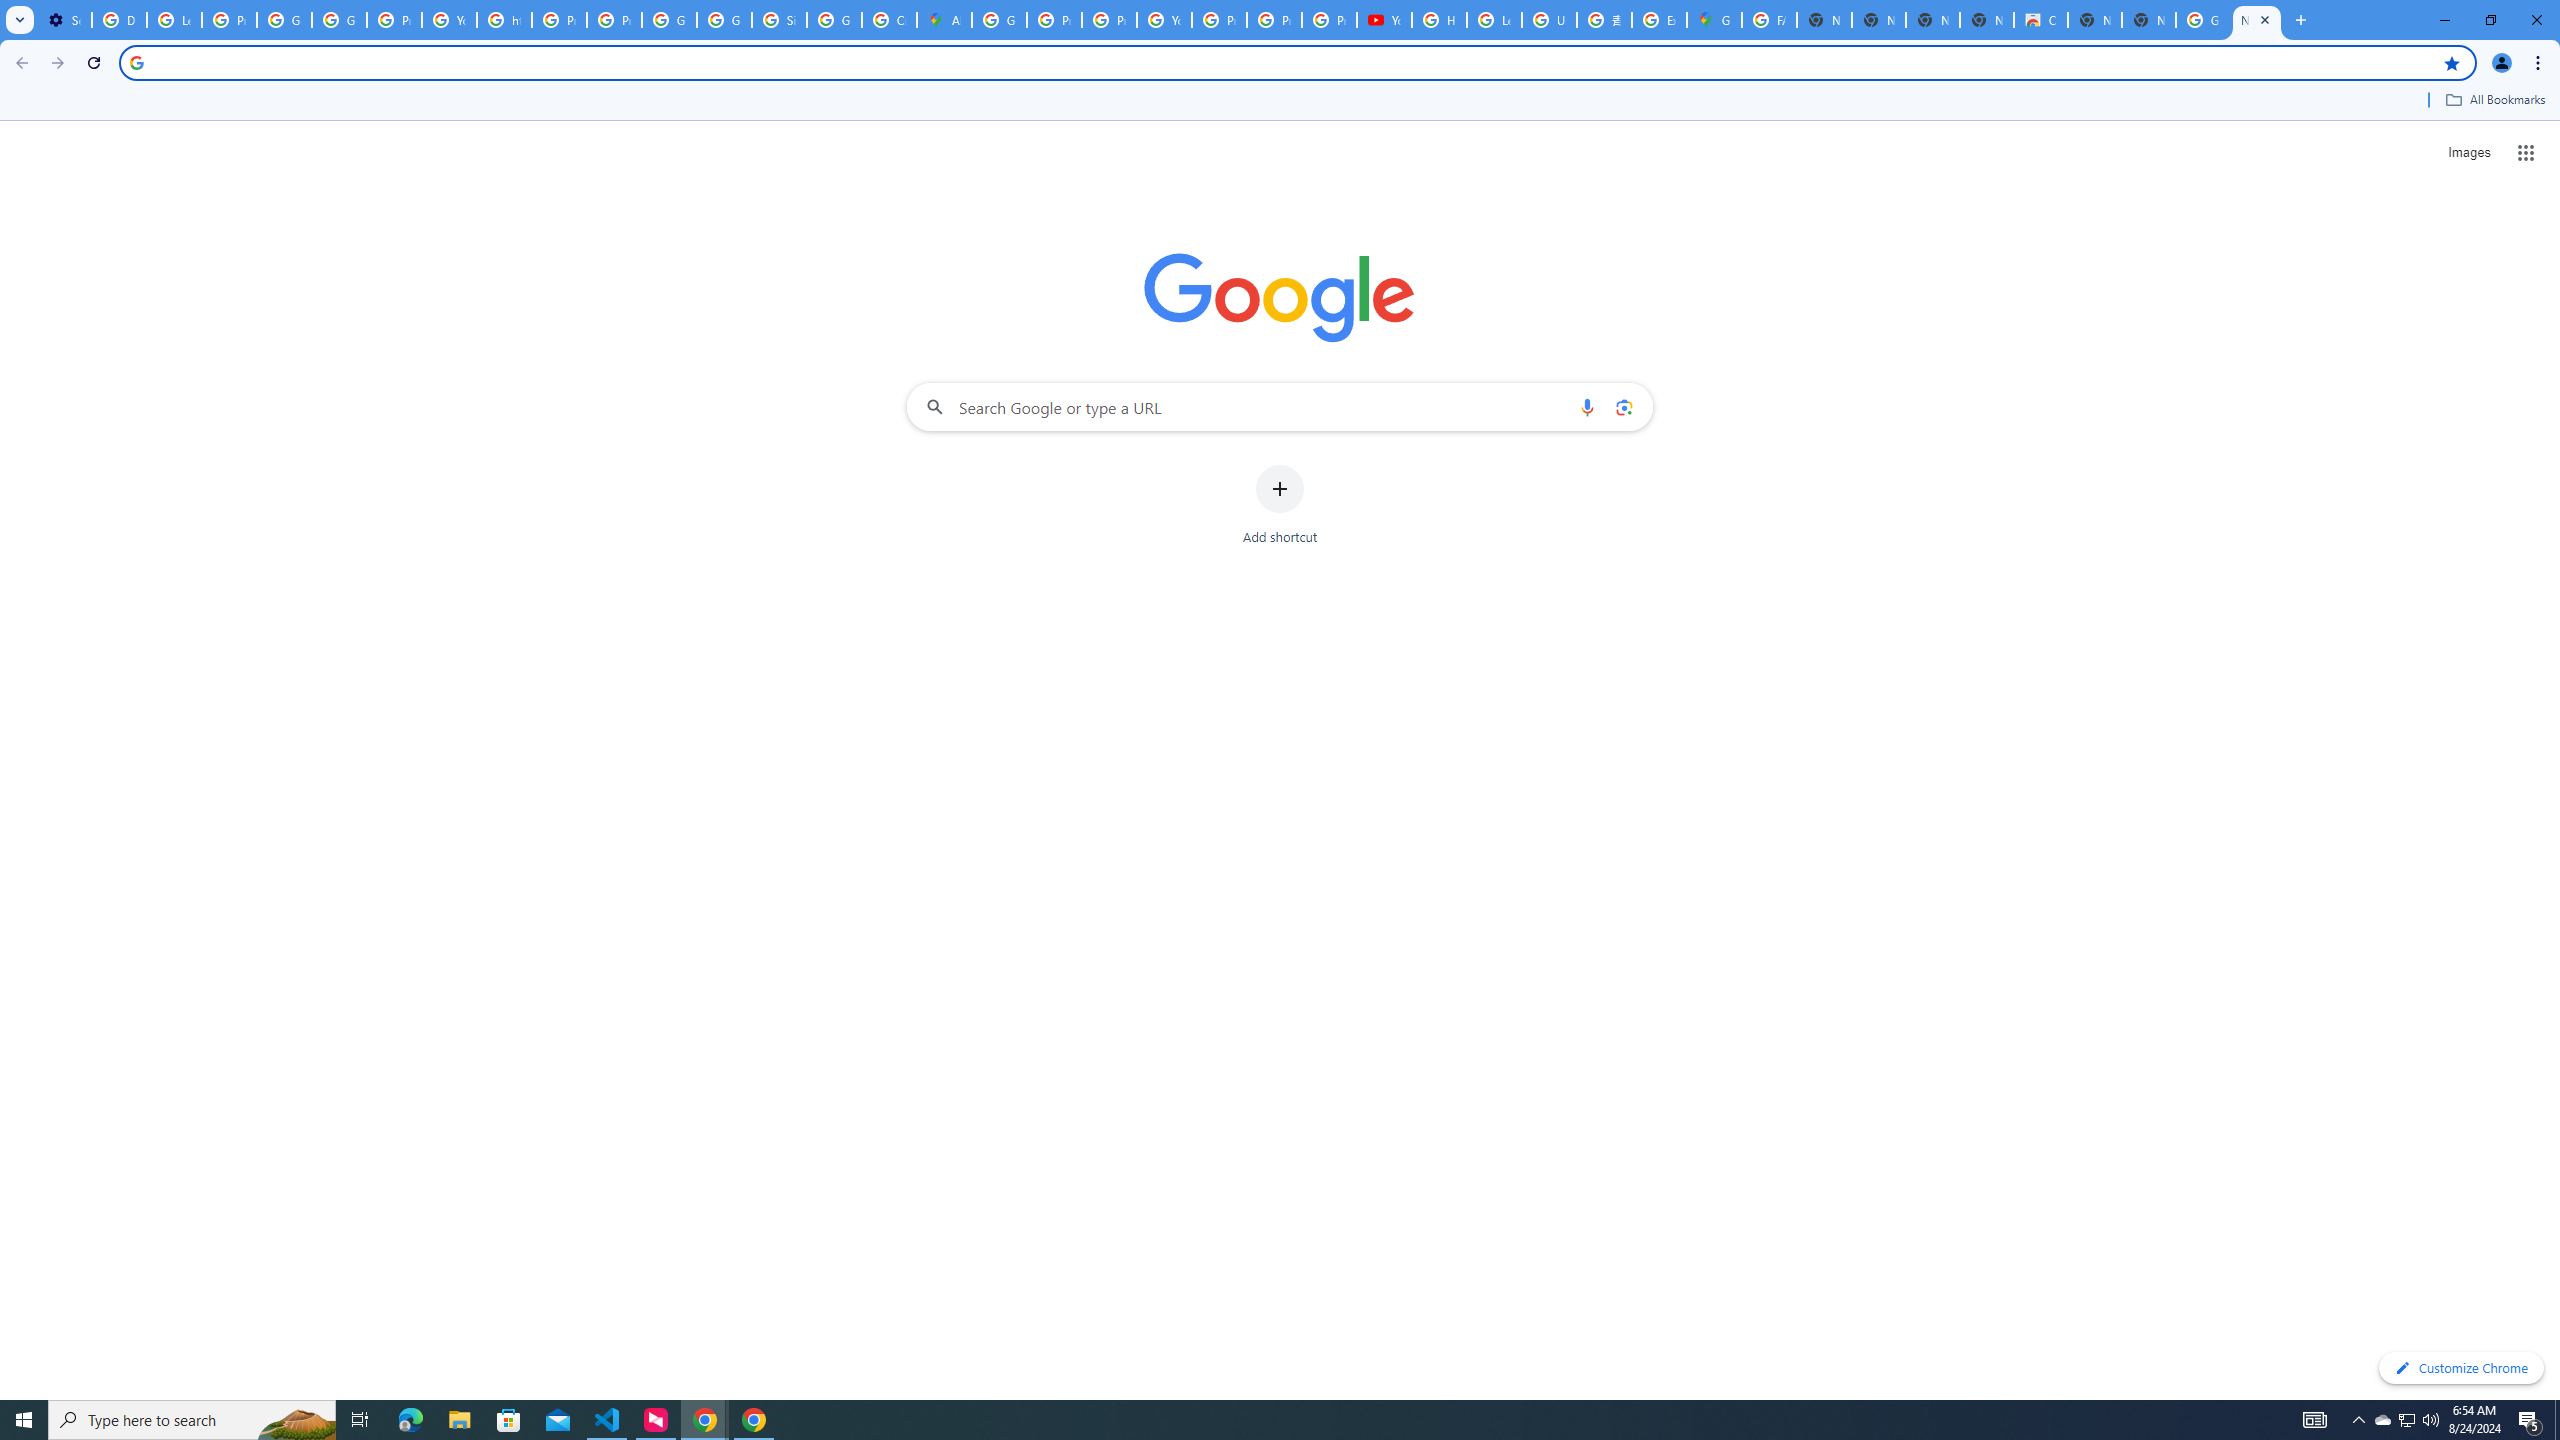 The height and width of the screenshot is (1440, 2560). Describe the element at coordinates (504, 19) in the screenshot. I see `'https://scholar.google.com/'` at that location.